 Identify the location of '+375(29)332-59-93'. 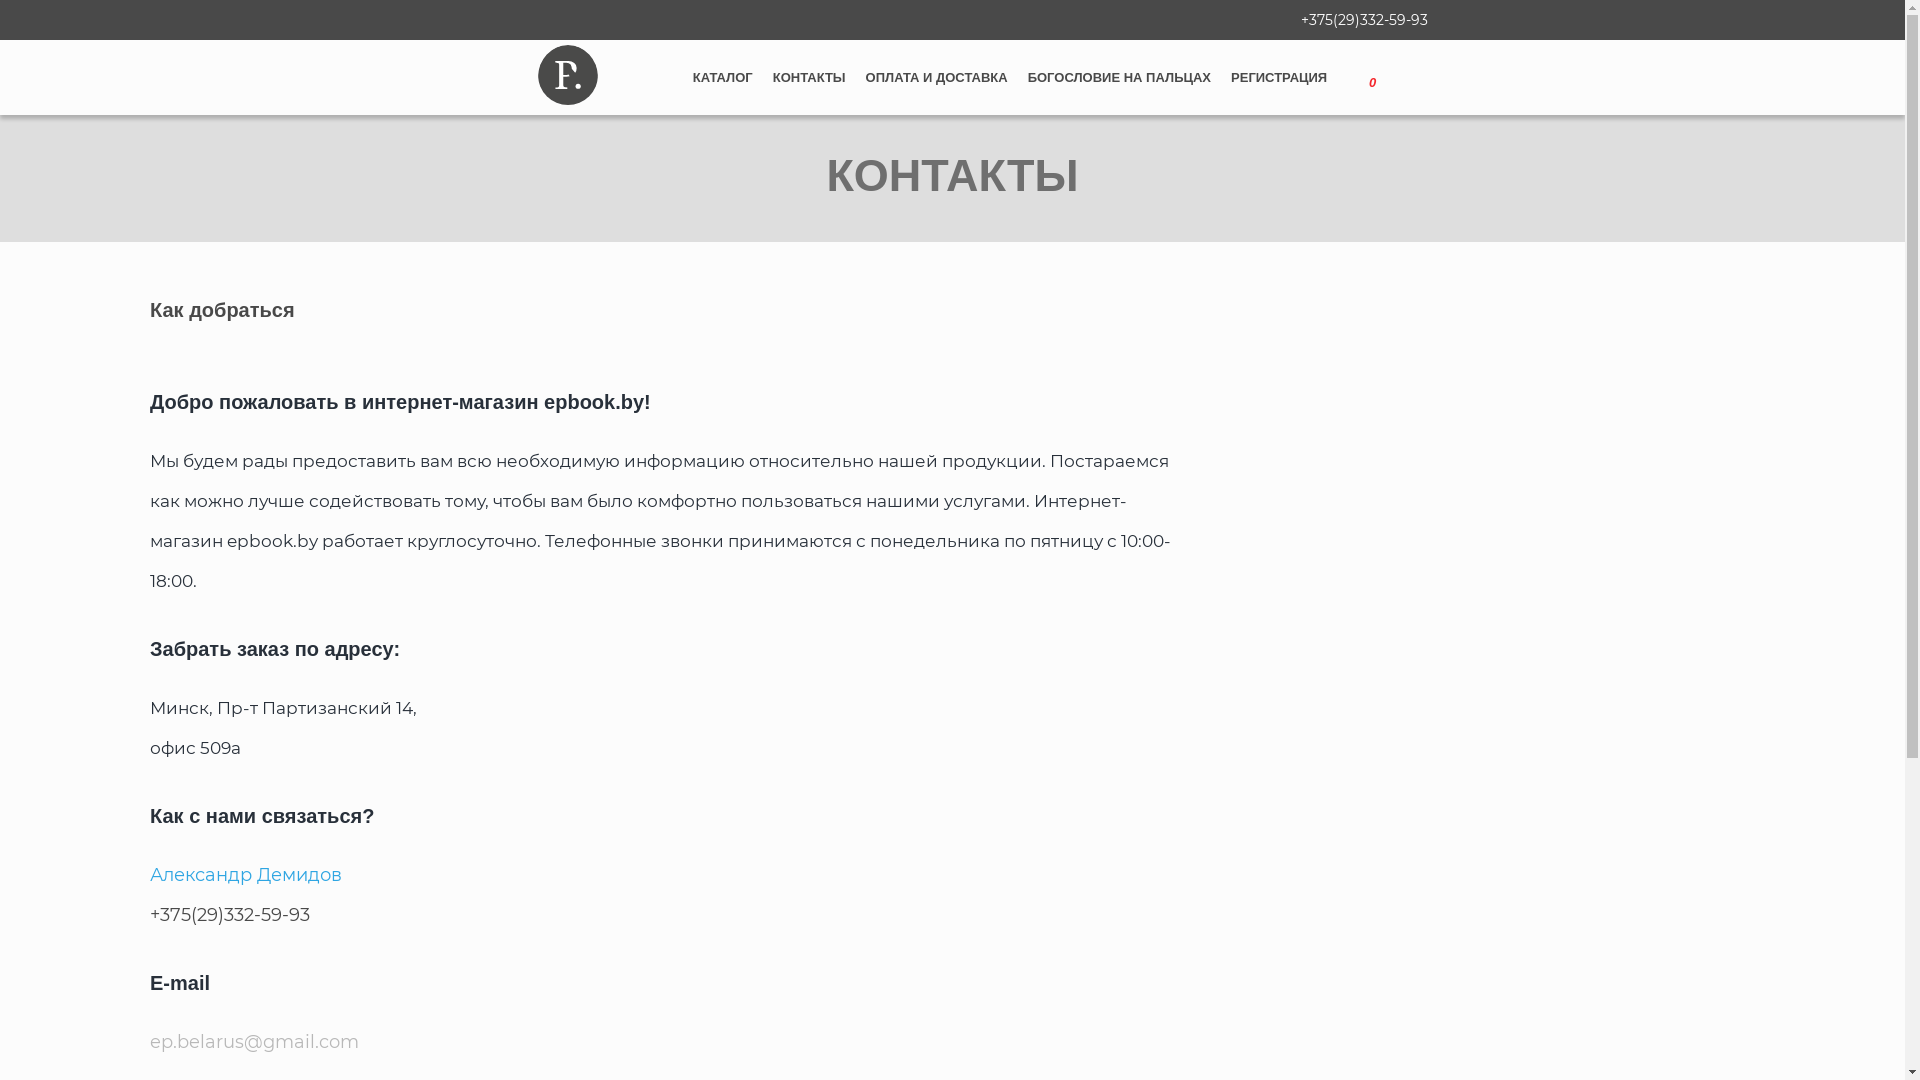
(1362, 19).